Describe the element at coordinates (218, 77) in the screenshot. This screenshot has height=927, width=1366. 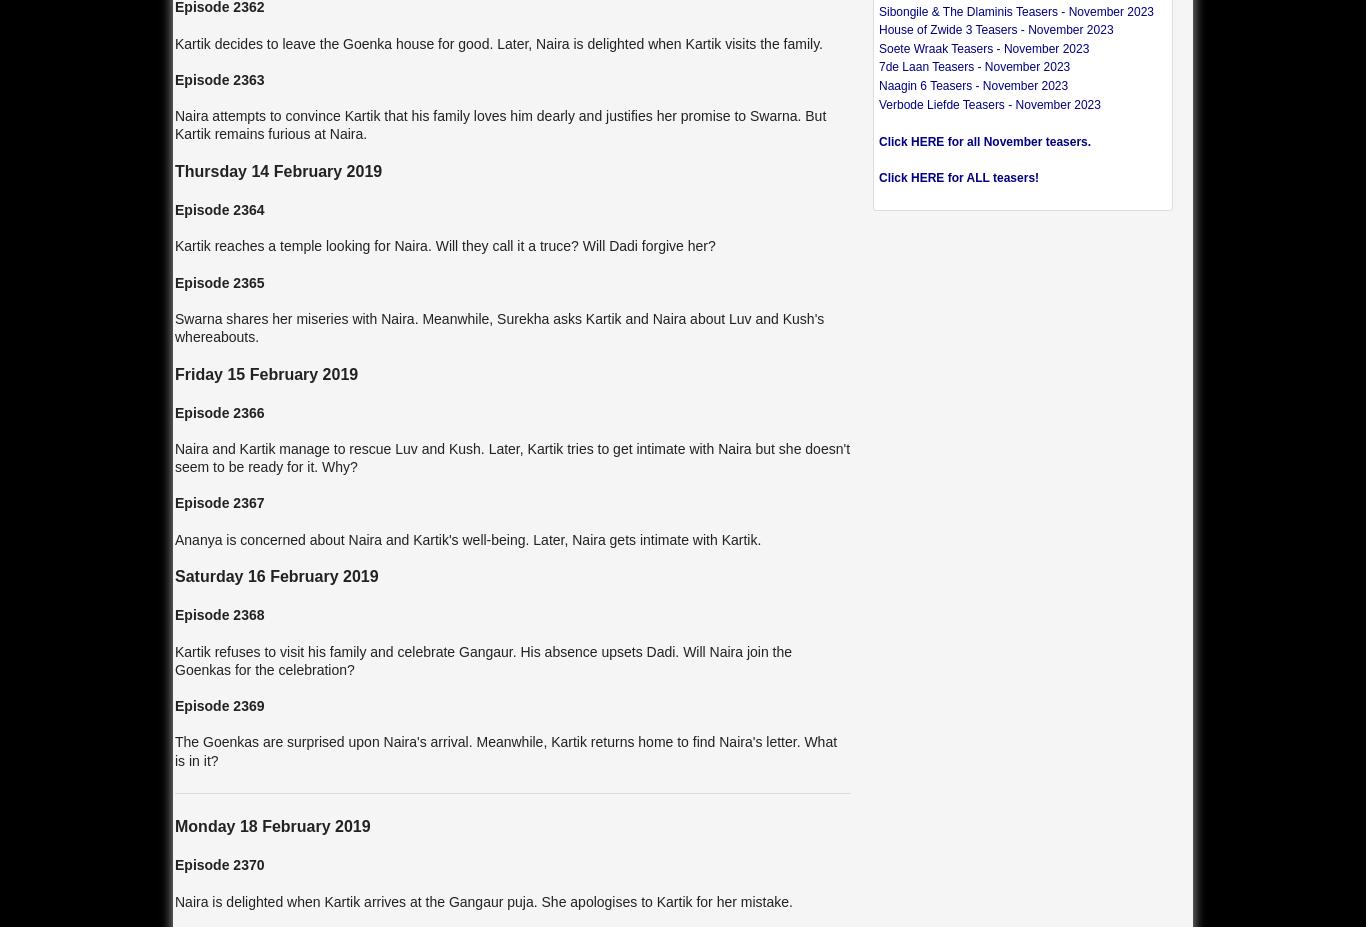
I see `'Episode 2363'` at that location.